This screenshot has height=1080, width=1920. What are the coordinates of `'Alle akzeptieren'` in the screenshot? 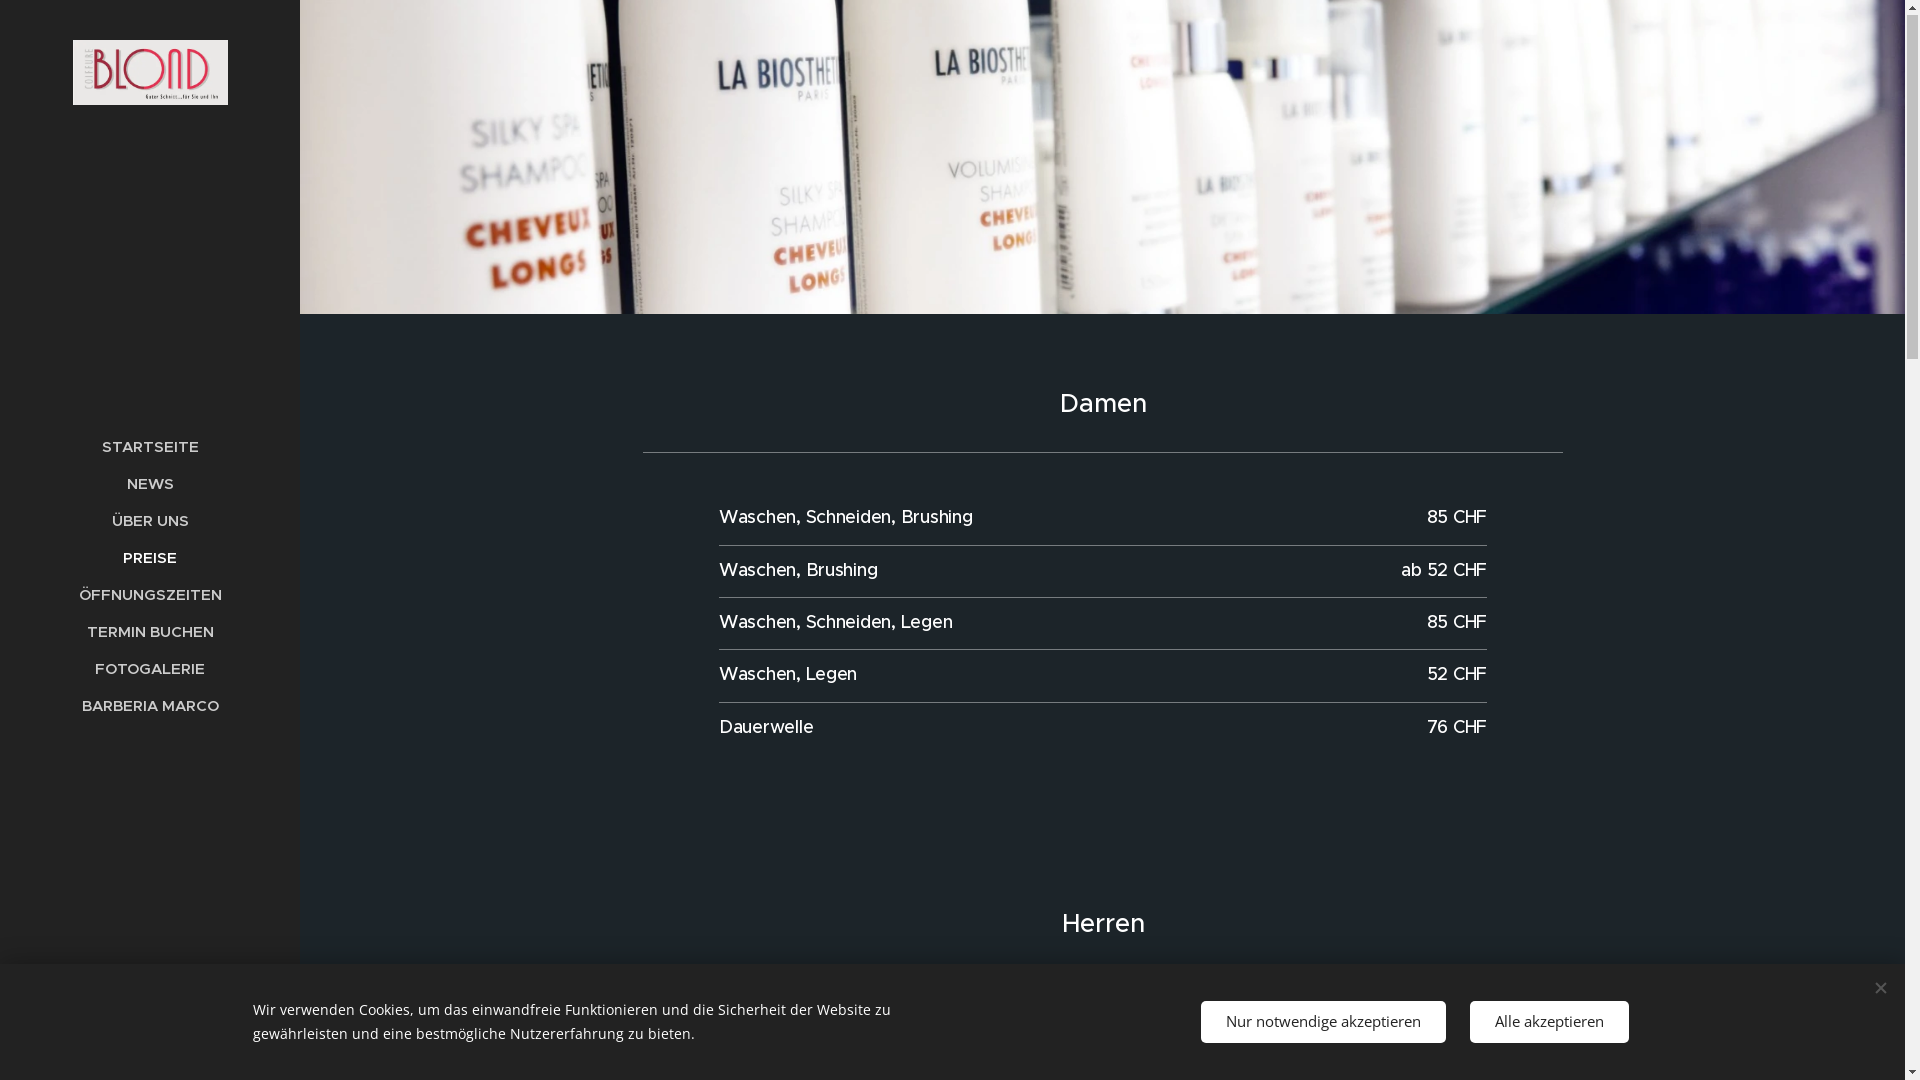 It's located at (1548, 1022).